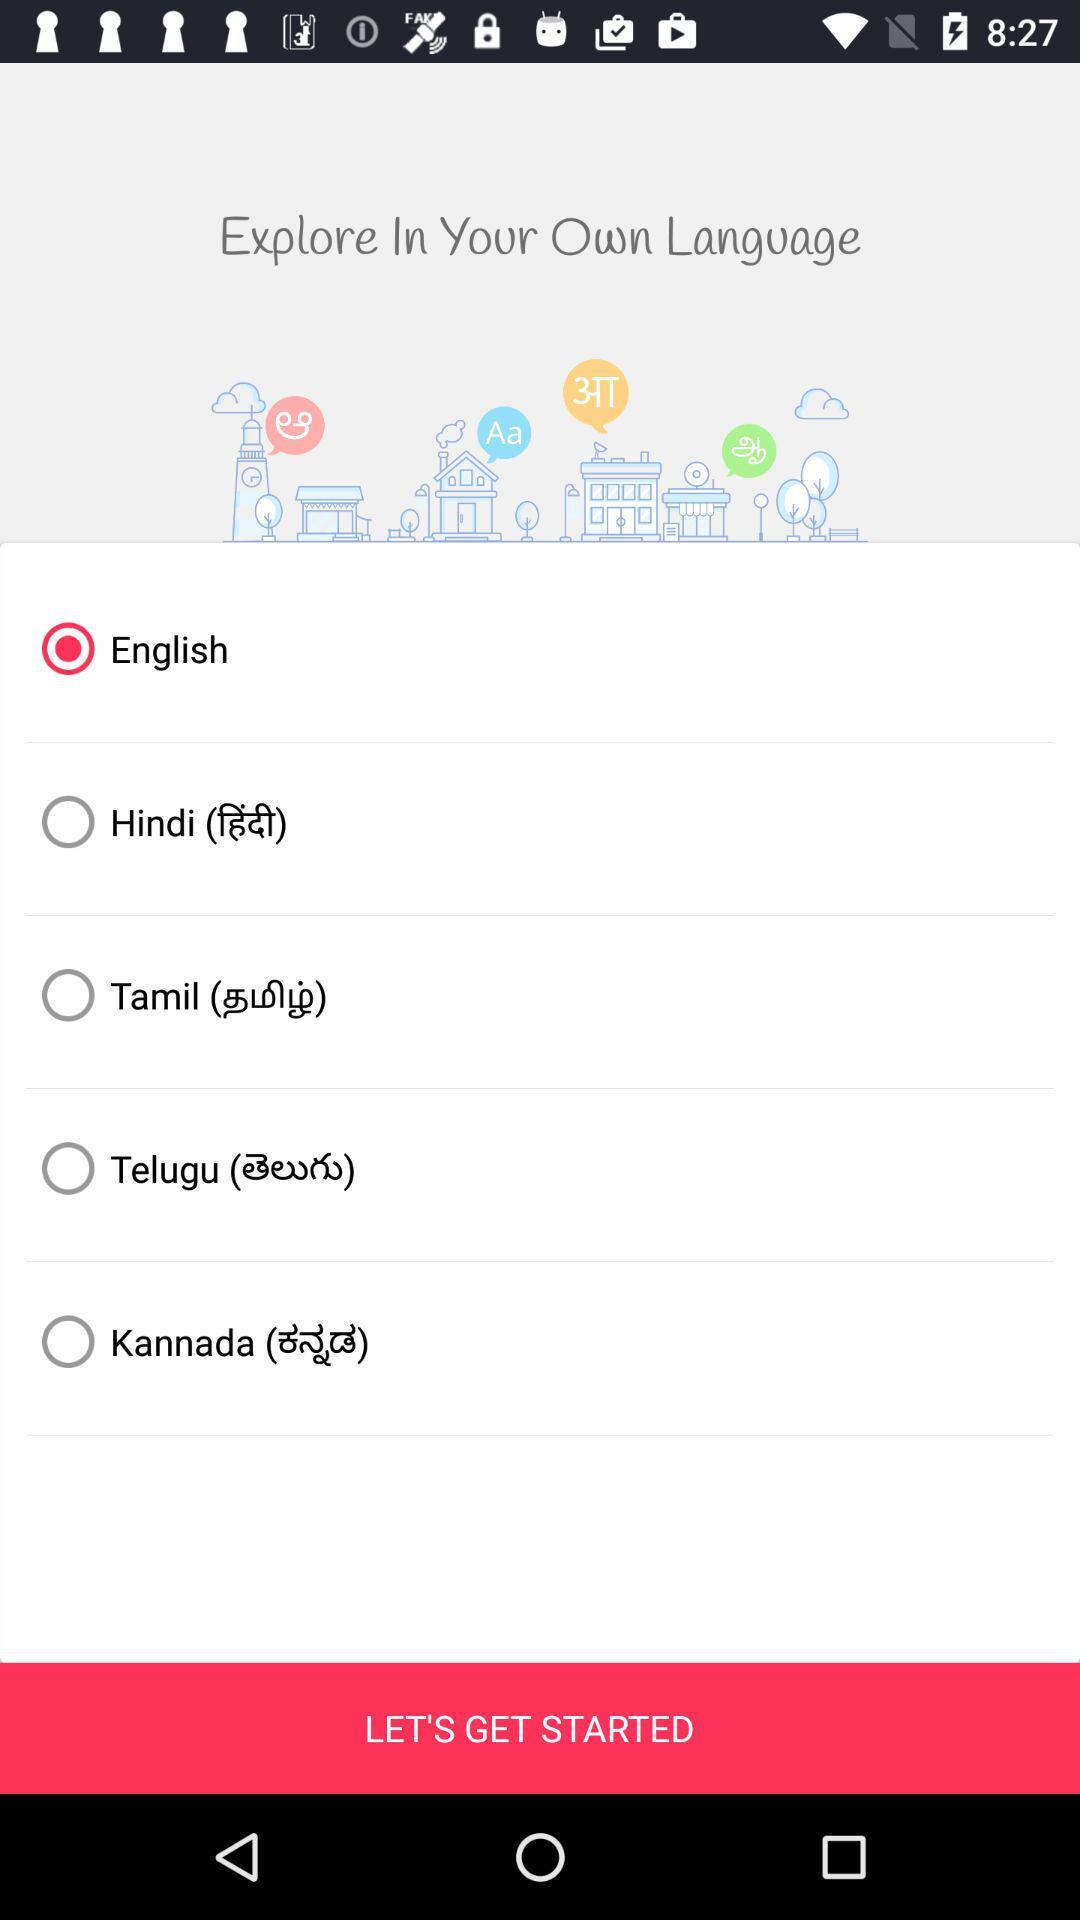 This screenshot has height=1920, width=1080. I want to click on english icon, so click(540, 648).